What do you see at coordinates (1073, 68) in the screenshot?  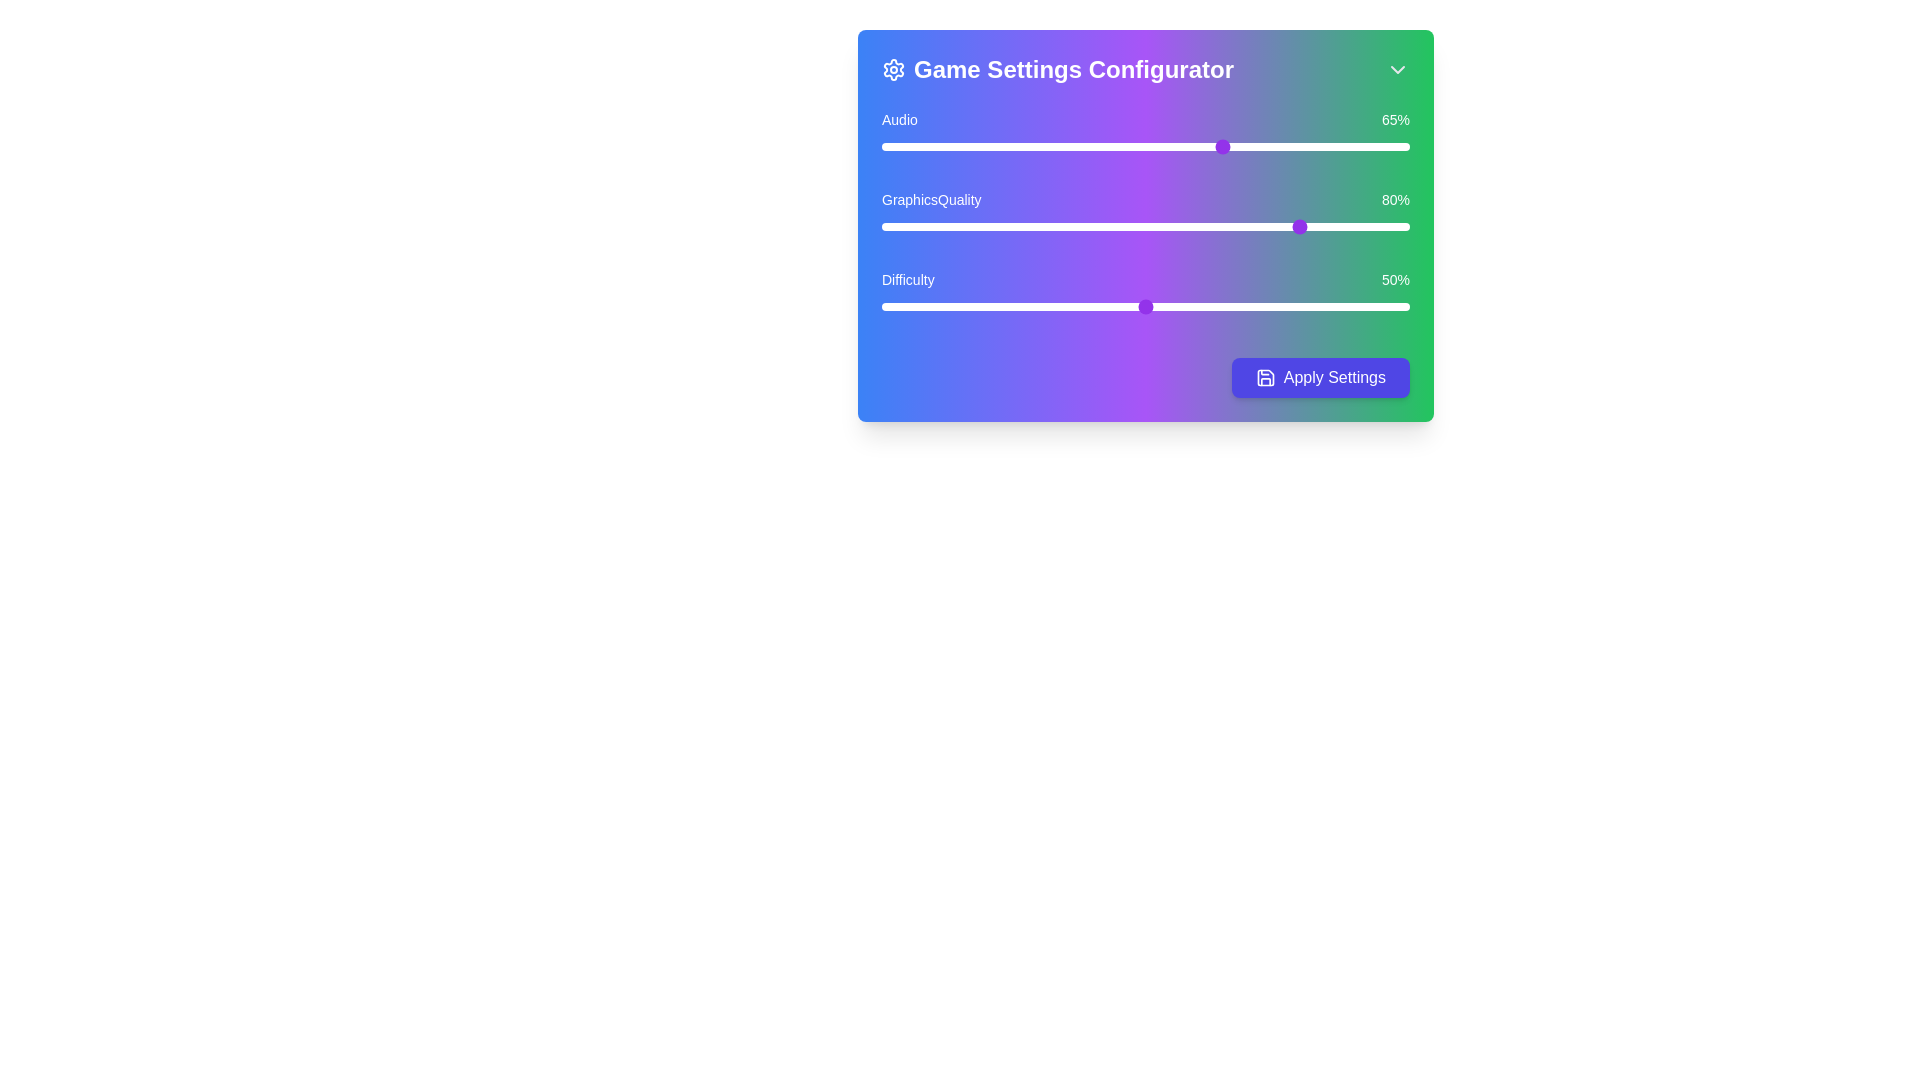 I see `static label text that serves as the title for the Game Settings Configurator interface, located above the sliders and 'Apply Settings' button` at bounding box center [1073, 68].